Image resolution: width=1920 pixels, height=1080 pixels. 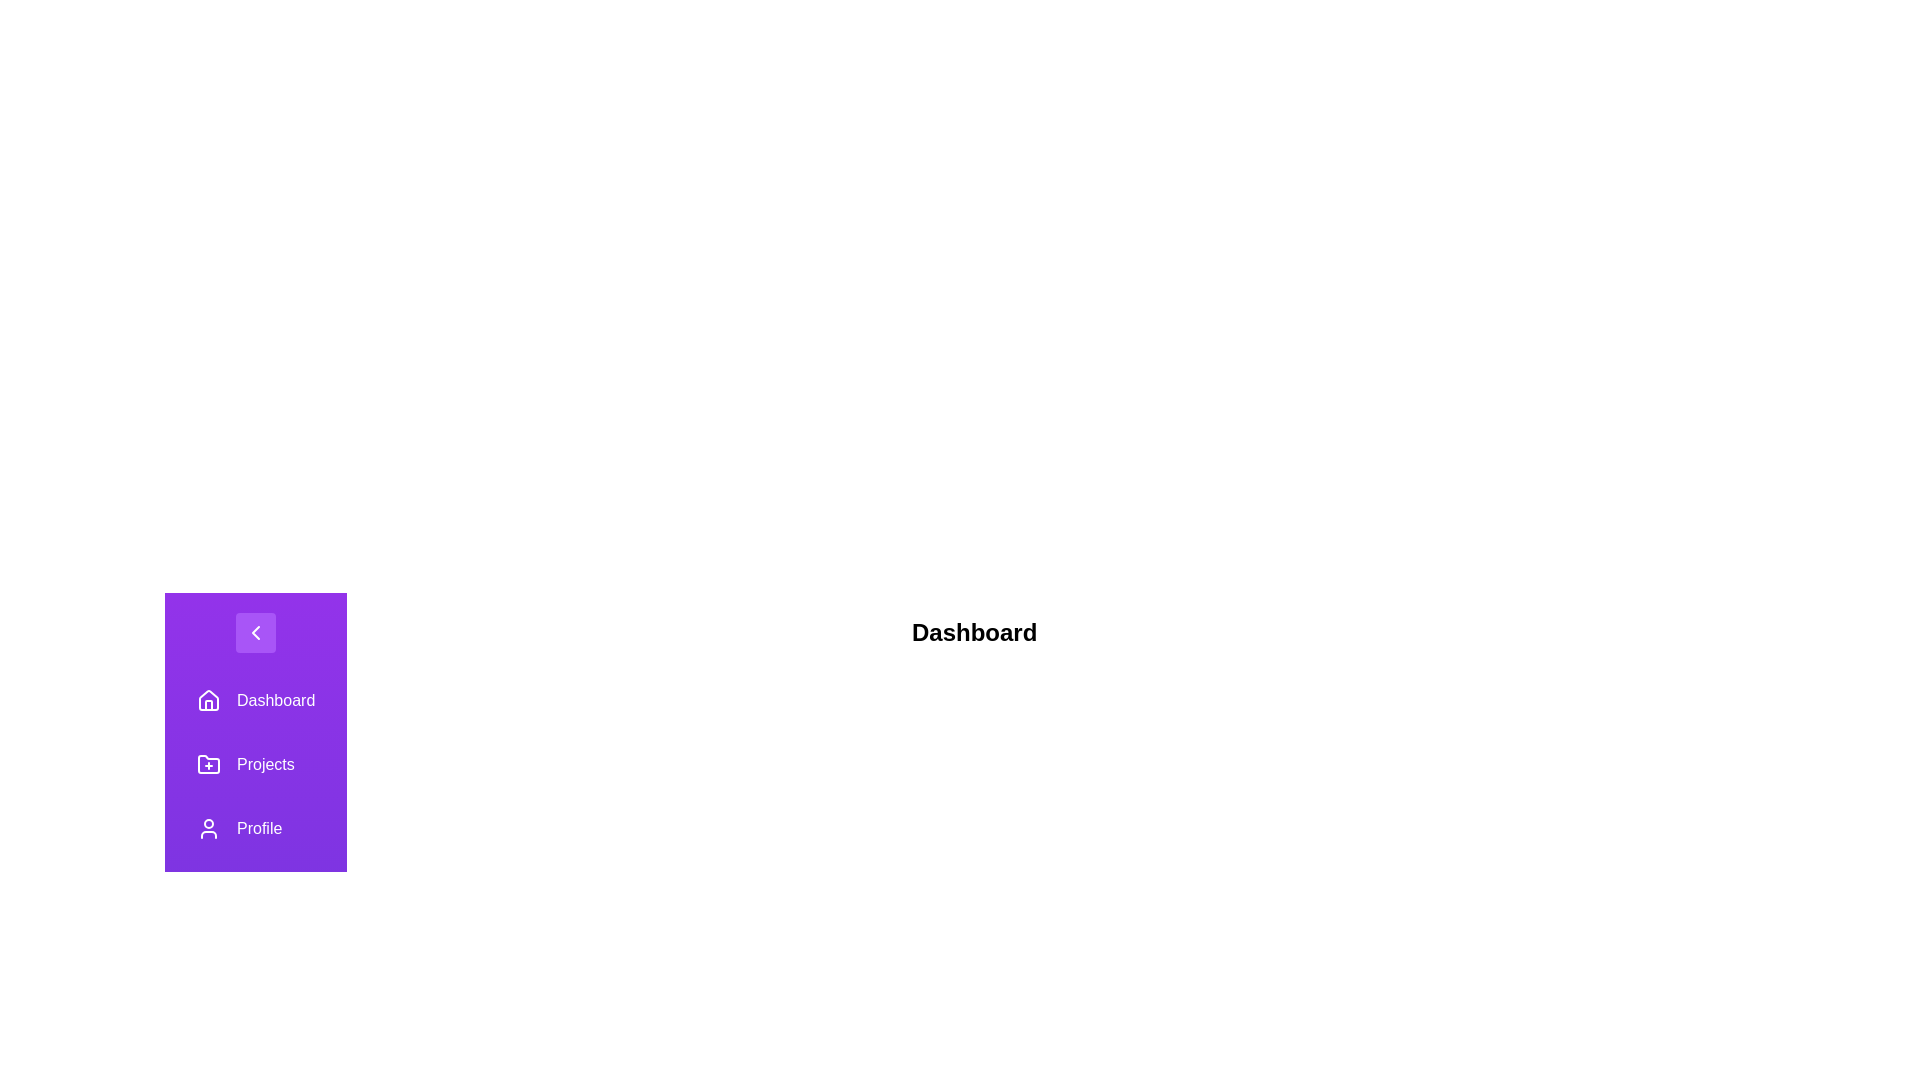 I want to click on the 'Dashboard' text label, so click(x=974, y=632).